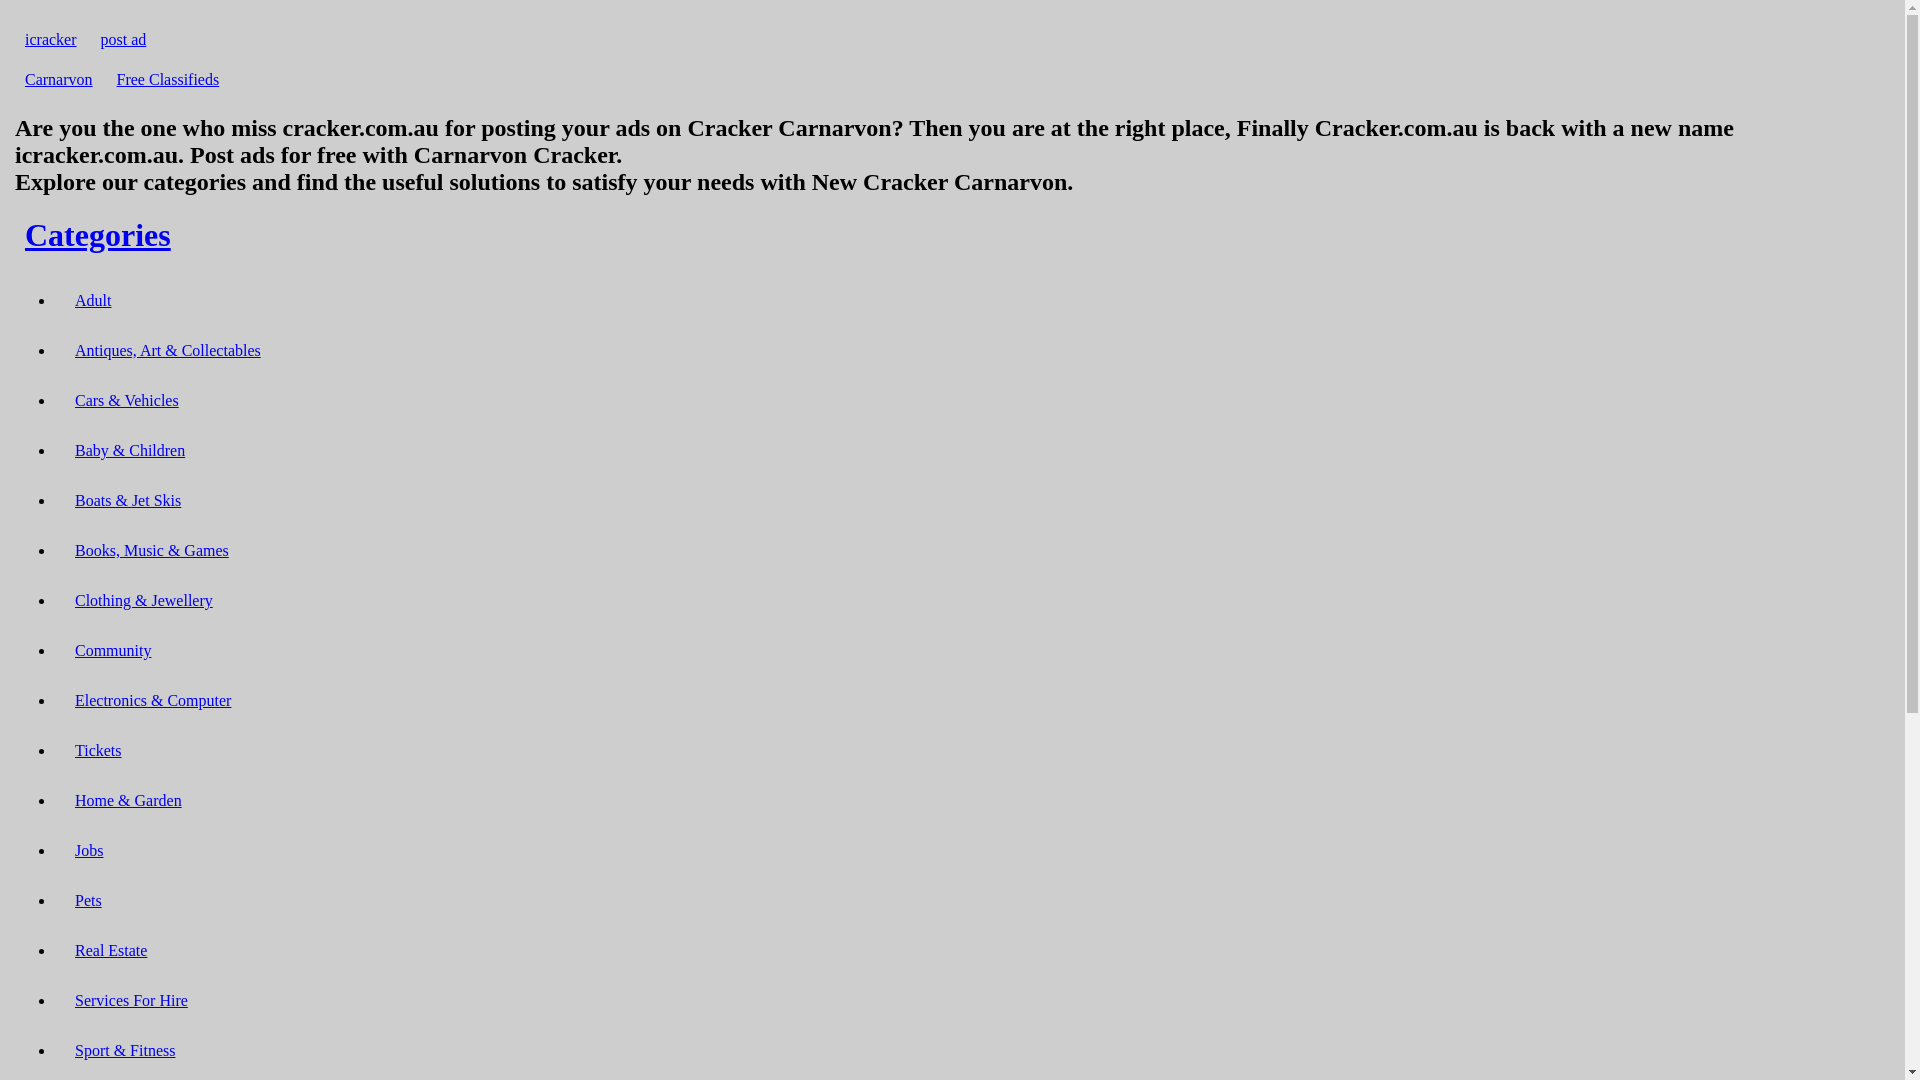 The image size is (1920, 1080). What do you see at coordinates (14, 78) in the screenshot?
I see `'Carnarvon'` at bounding box center [14, 78].